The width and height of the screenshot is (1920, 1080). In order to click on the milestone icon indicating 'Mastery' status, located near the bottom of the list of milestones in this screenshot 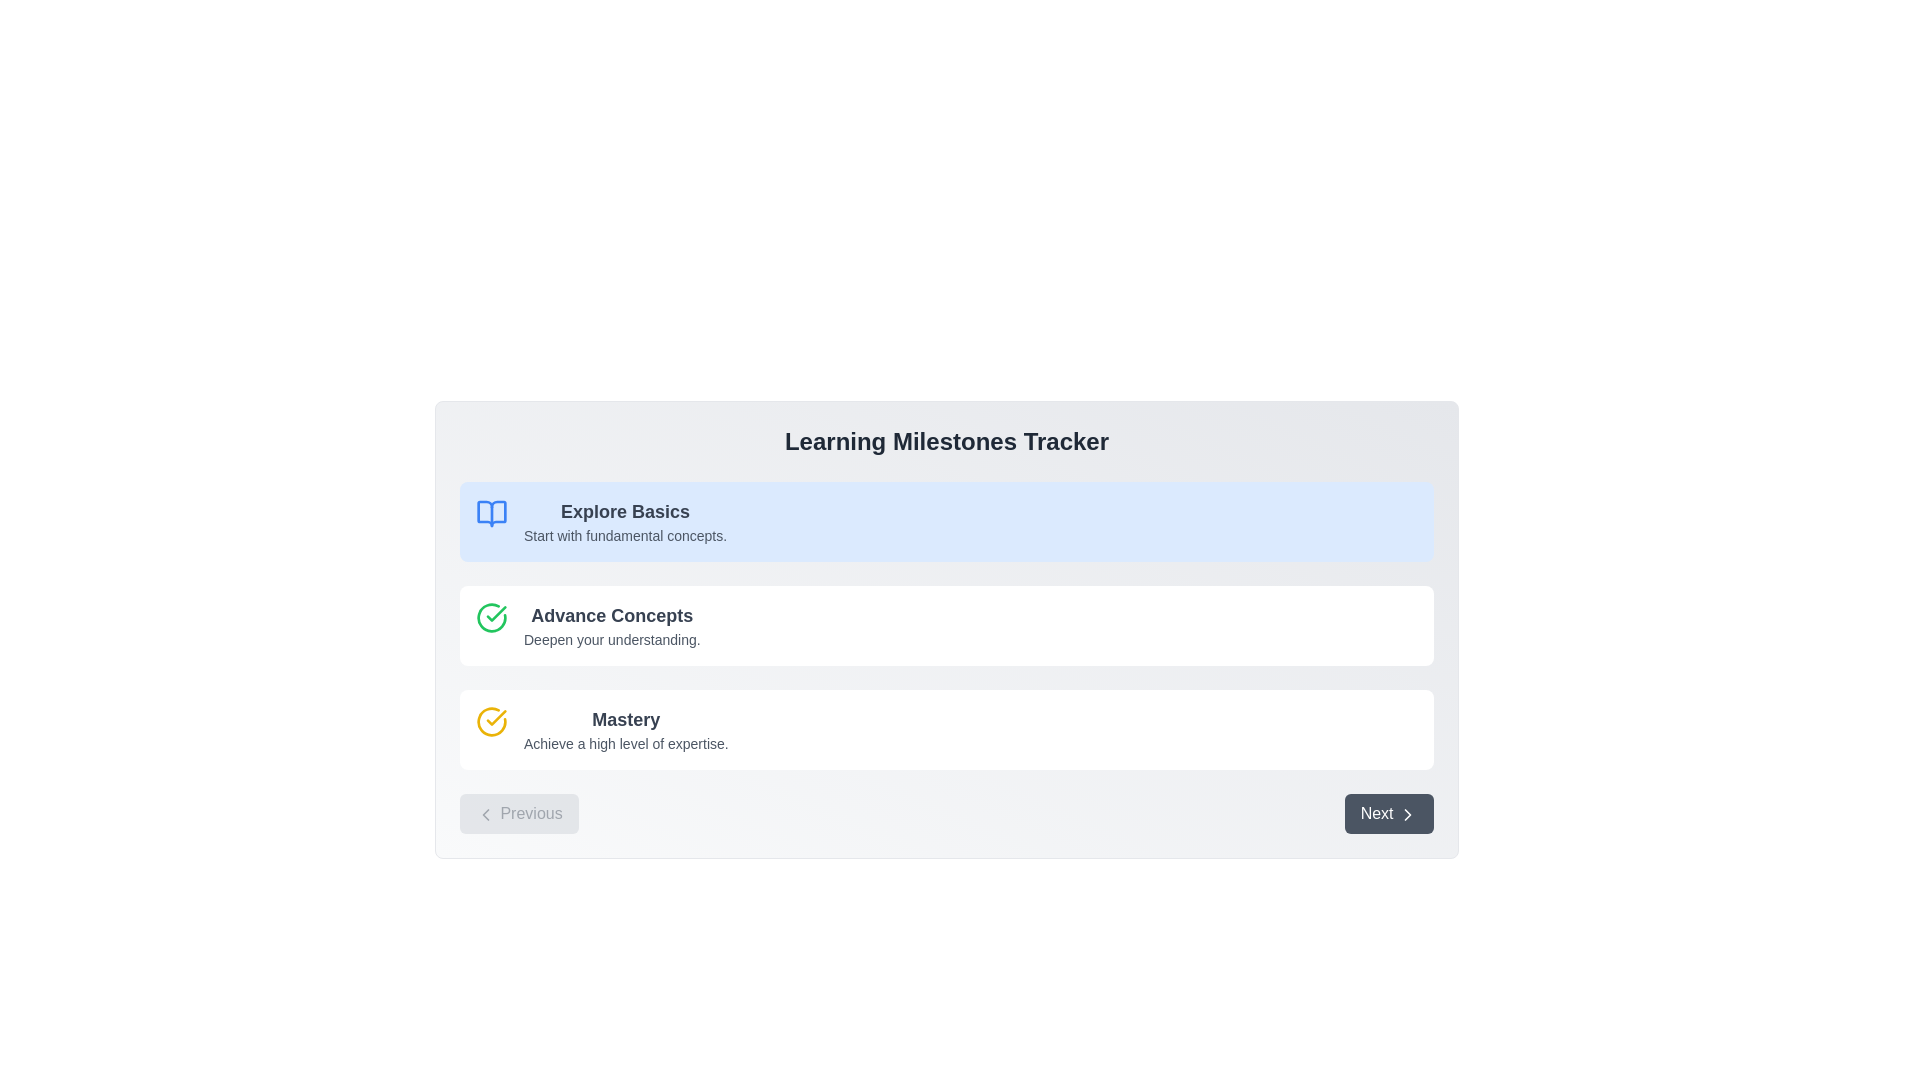, I will do `click(491, 721)`.